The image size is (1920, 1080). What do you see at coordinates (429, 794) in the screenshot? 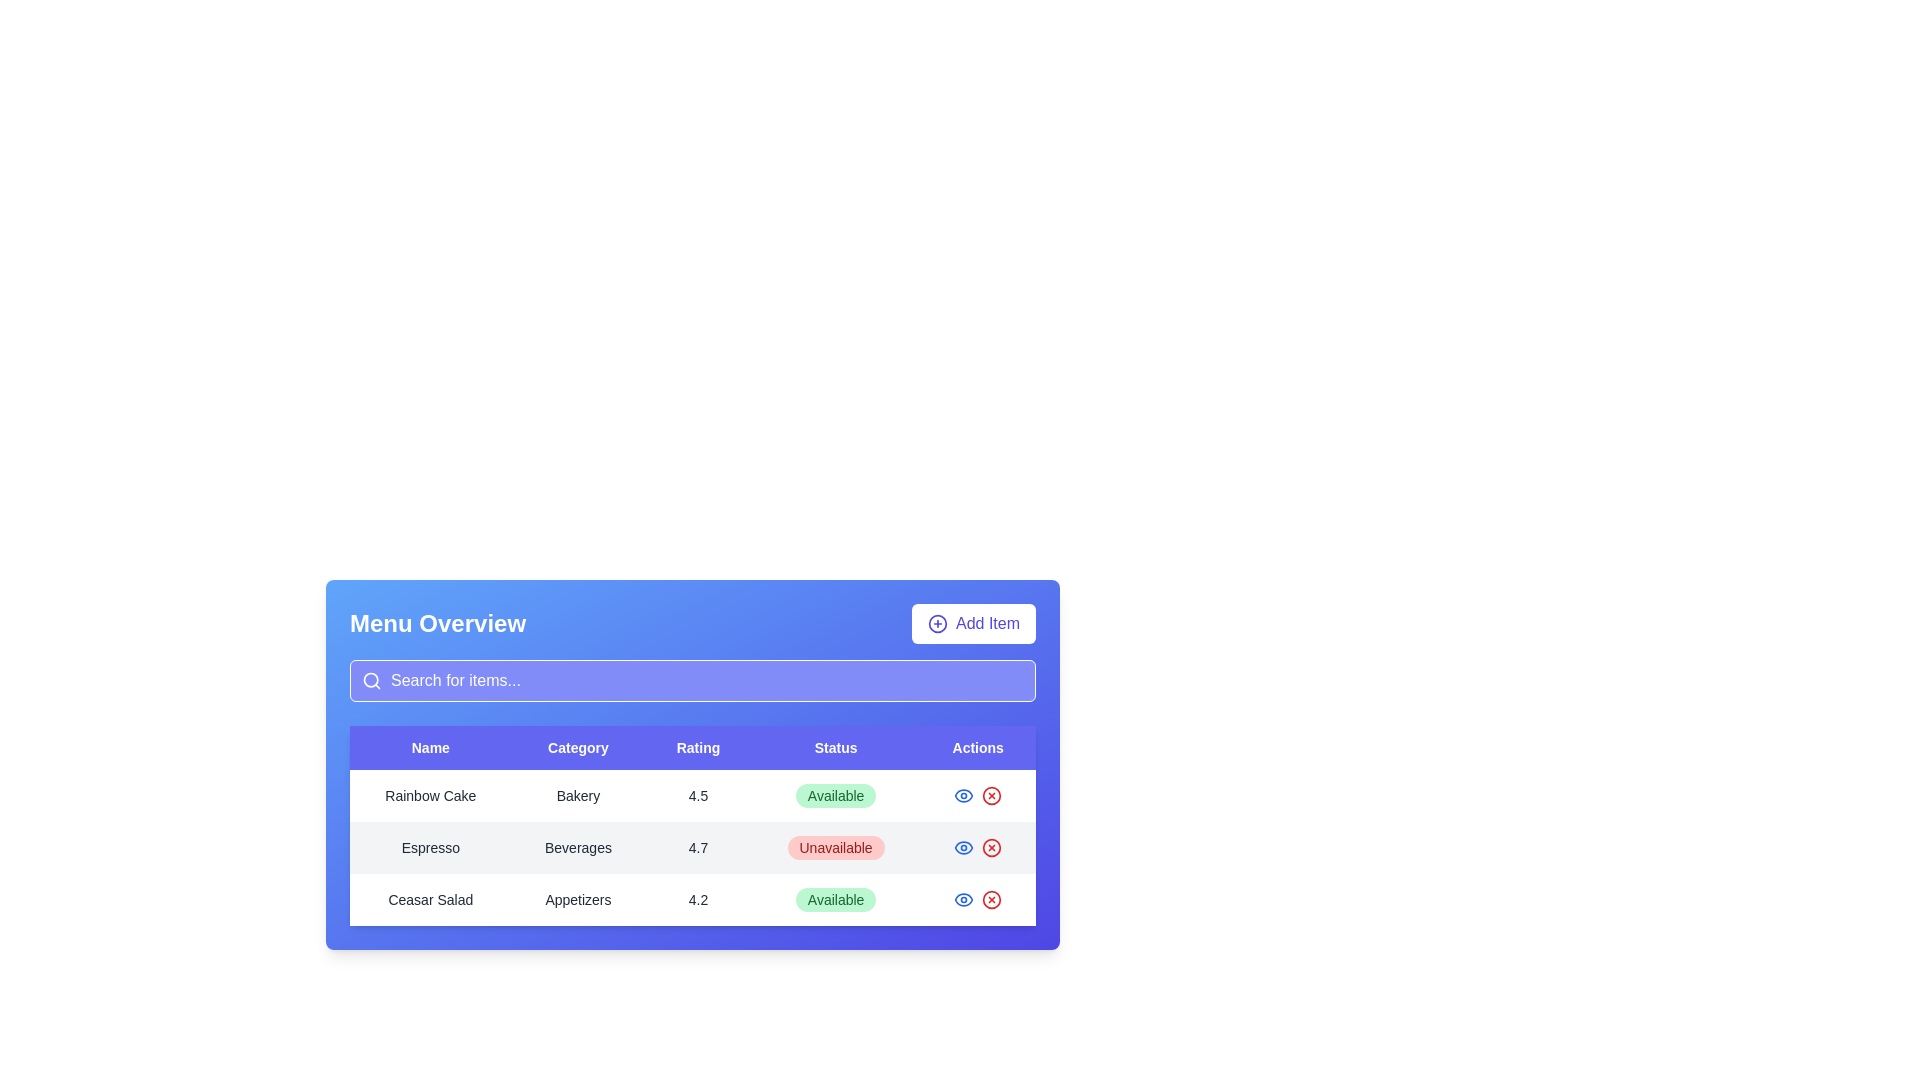
I see `the non-interactive text label in the 'Name' column of the table, located in the first row, which indicates the name of the item` at bounding box center [429, 794].